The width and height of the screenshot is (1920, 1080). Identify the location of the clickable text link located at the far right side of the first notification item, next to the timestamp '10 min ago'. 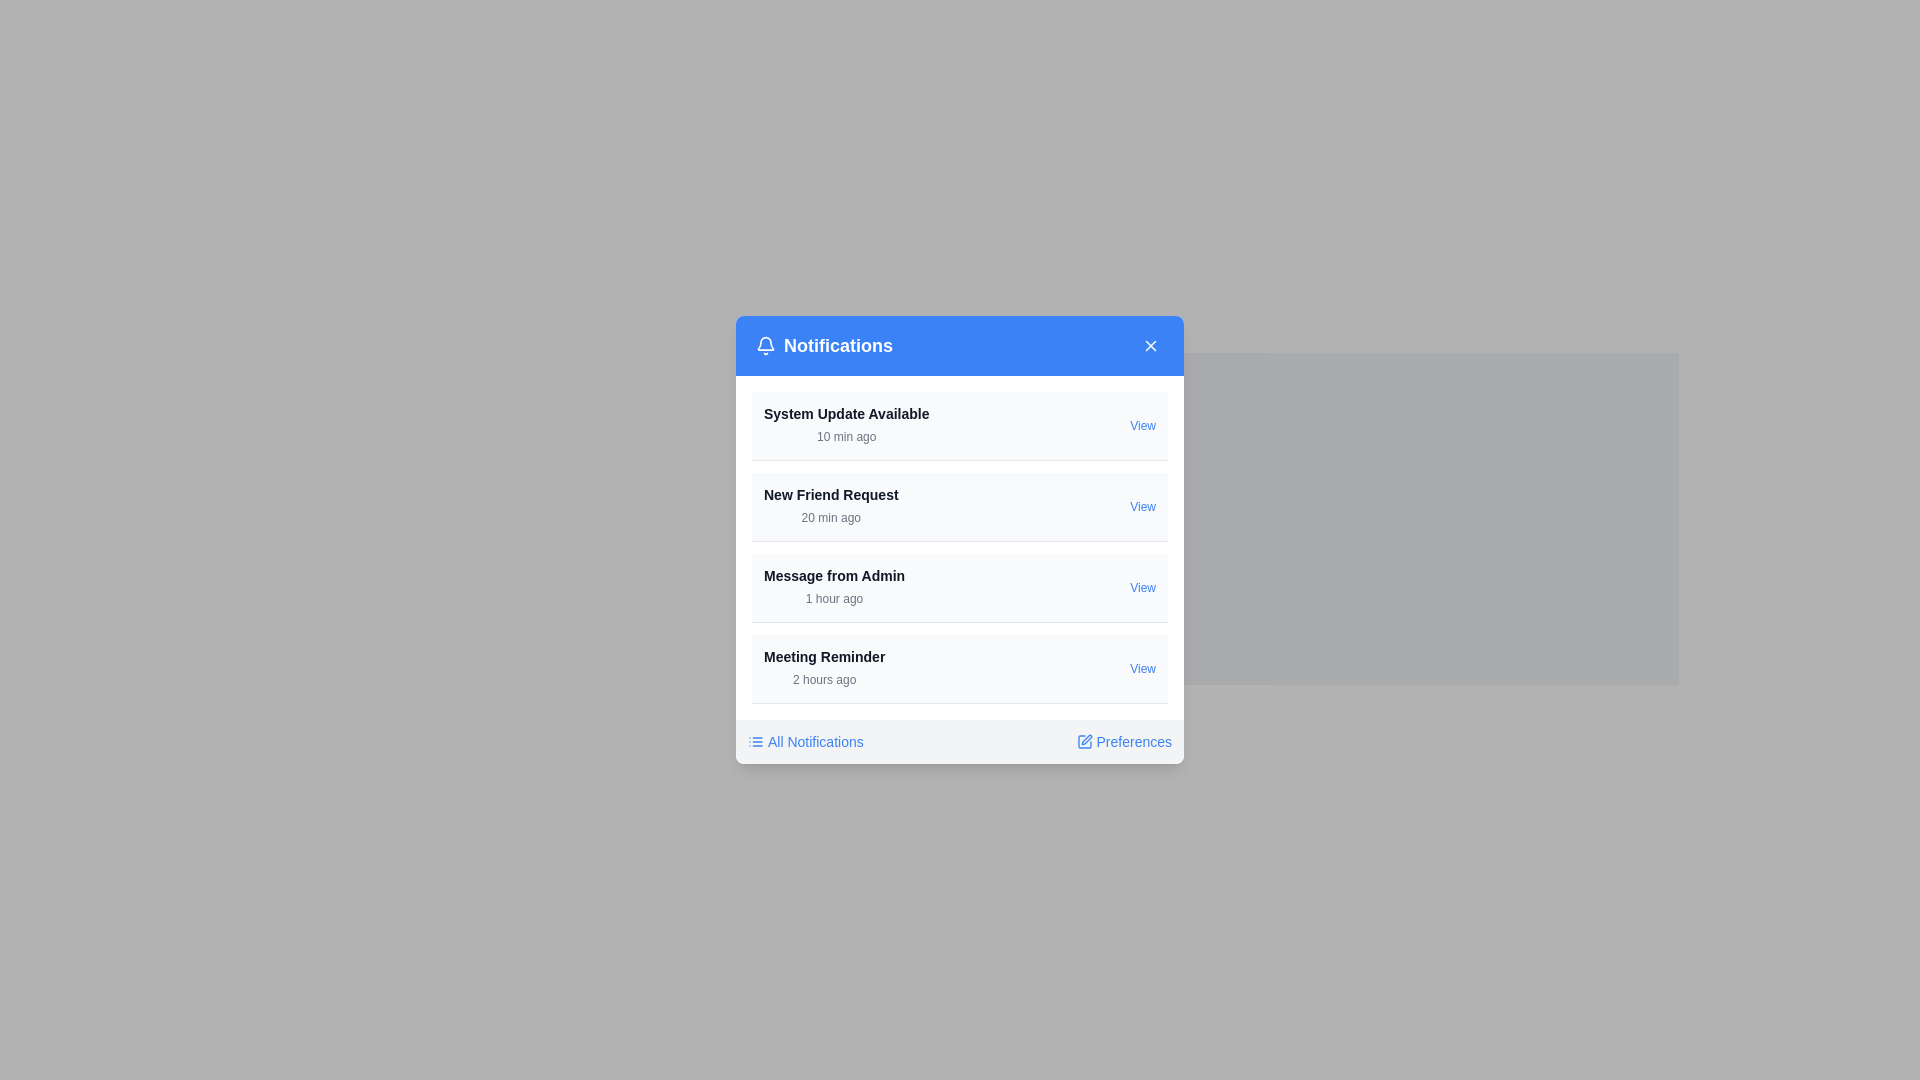
(1143, 424).